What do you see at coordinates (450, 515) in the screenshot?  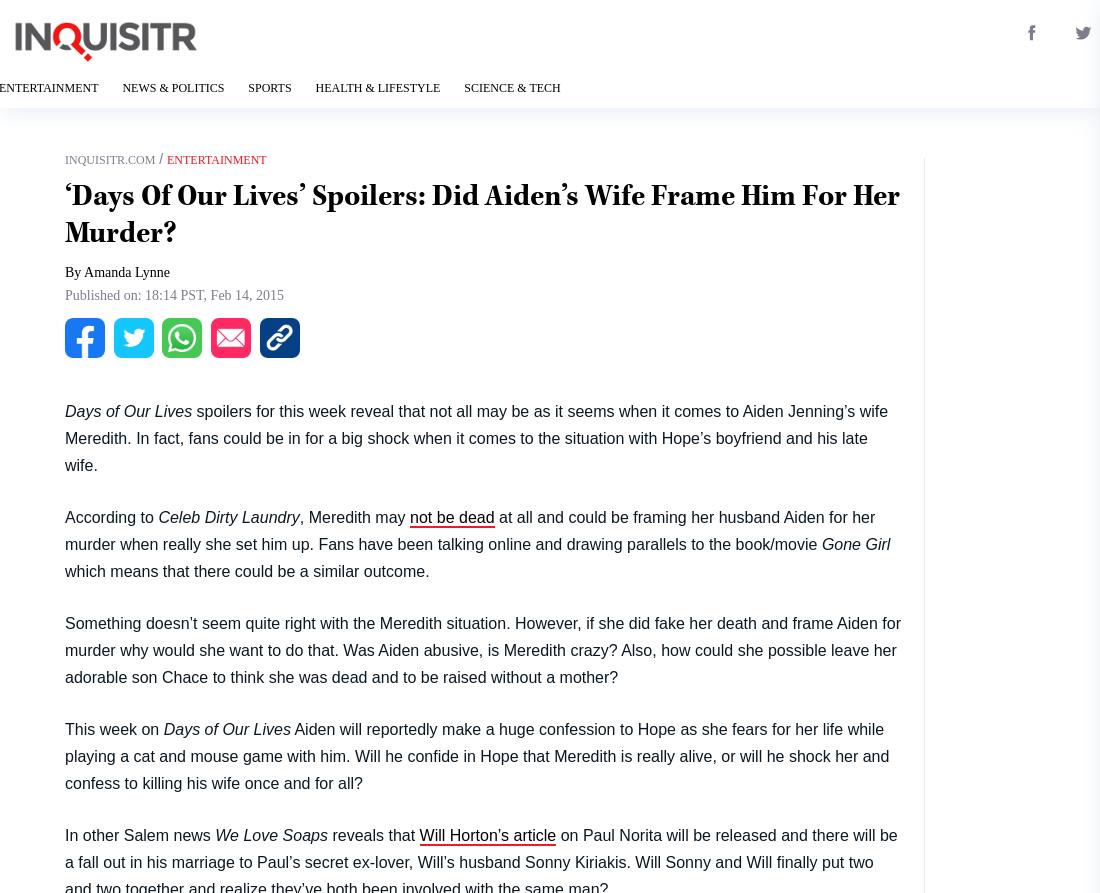 I see `'not be dead'` at bounding box center [450, 515].